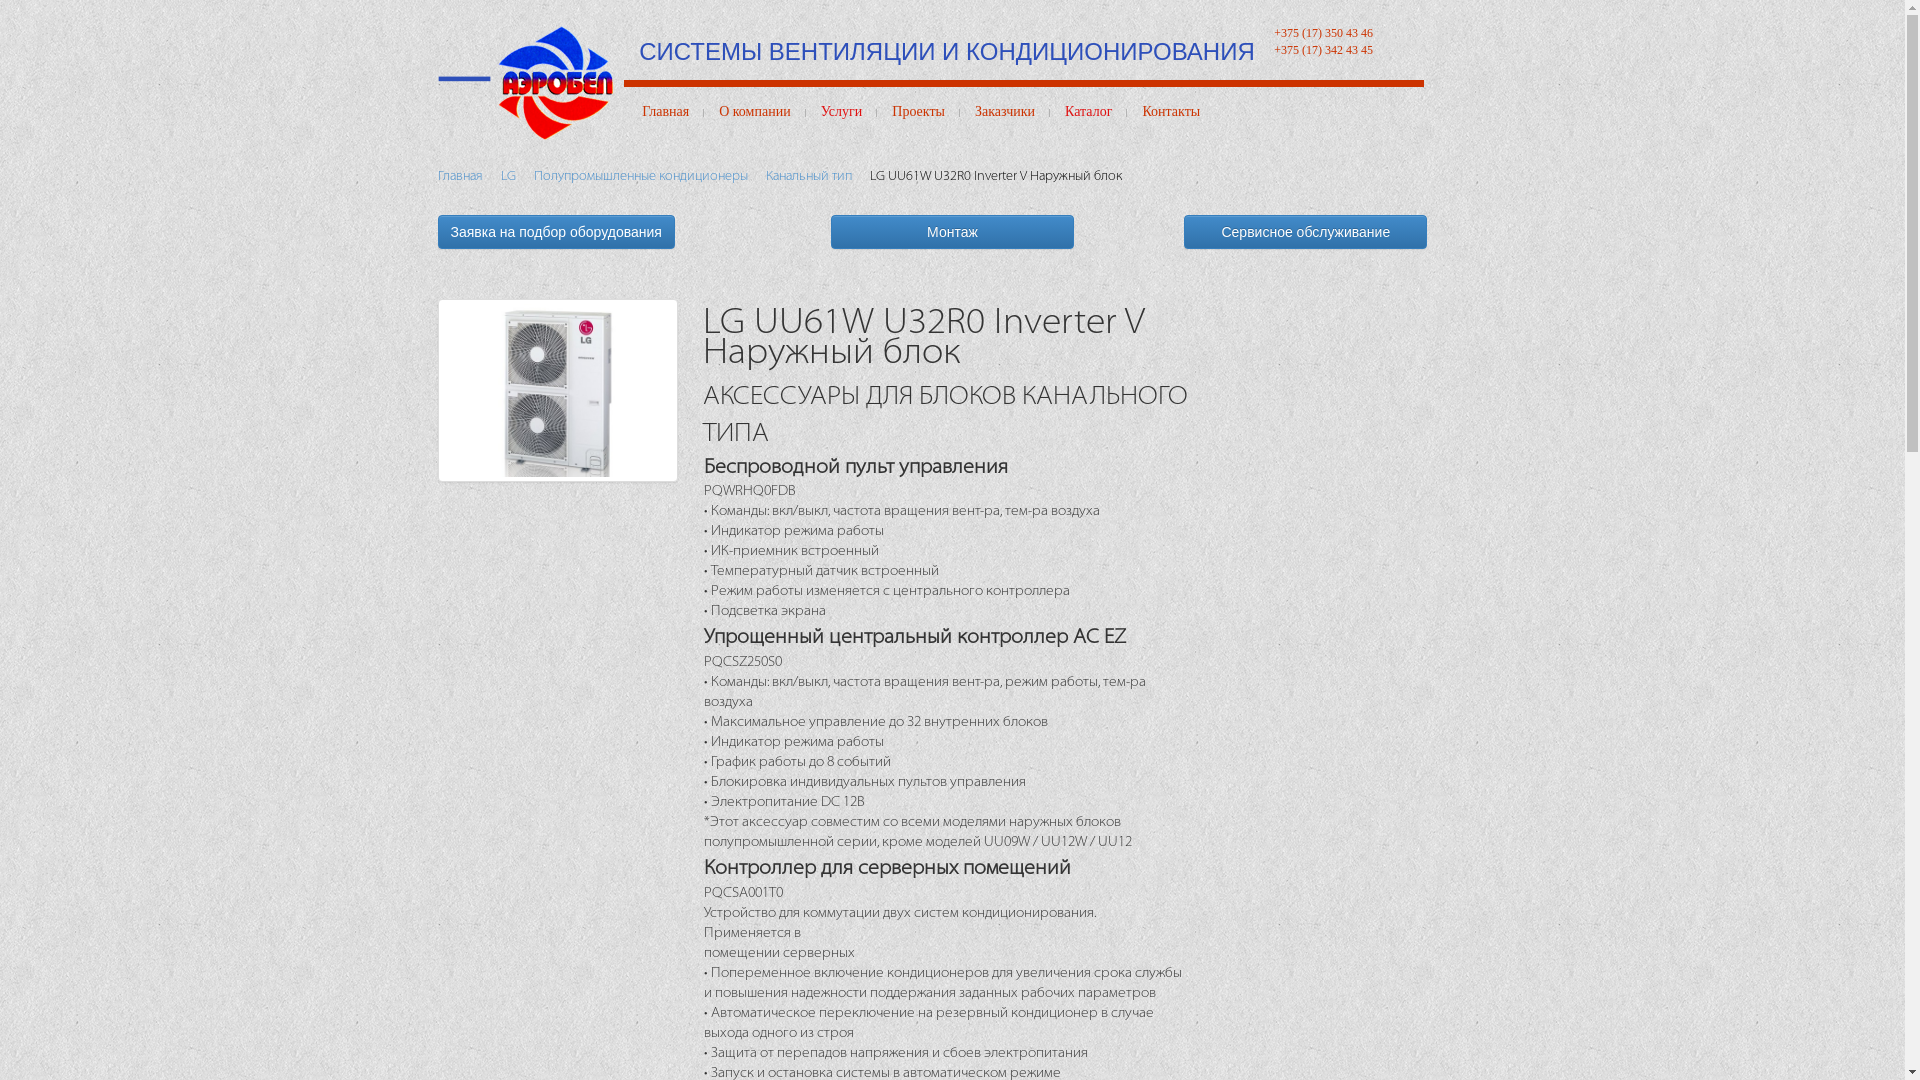  I want to click on 'LG', so click(507, 175).